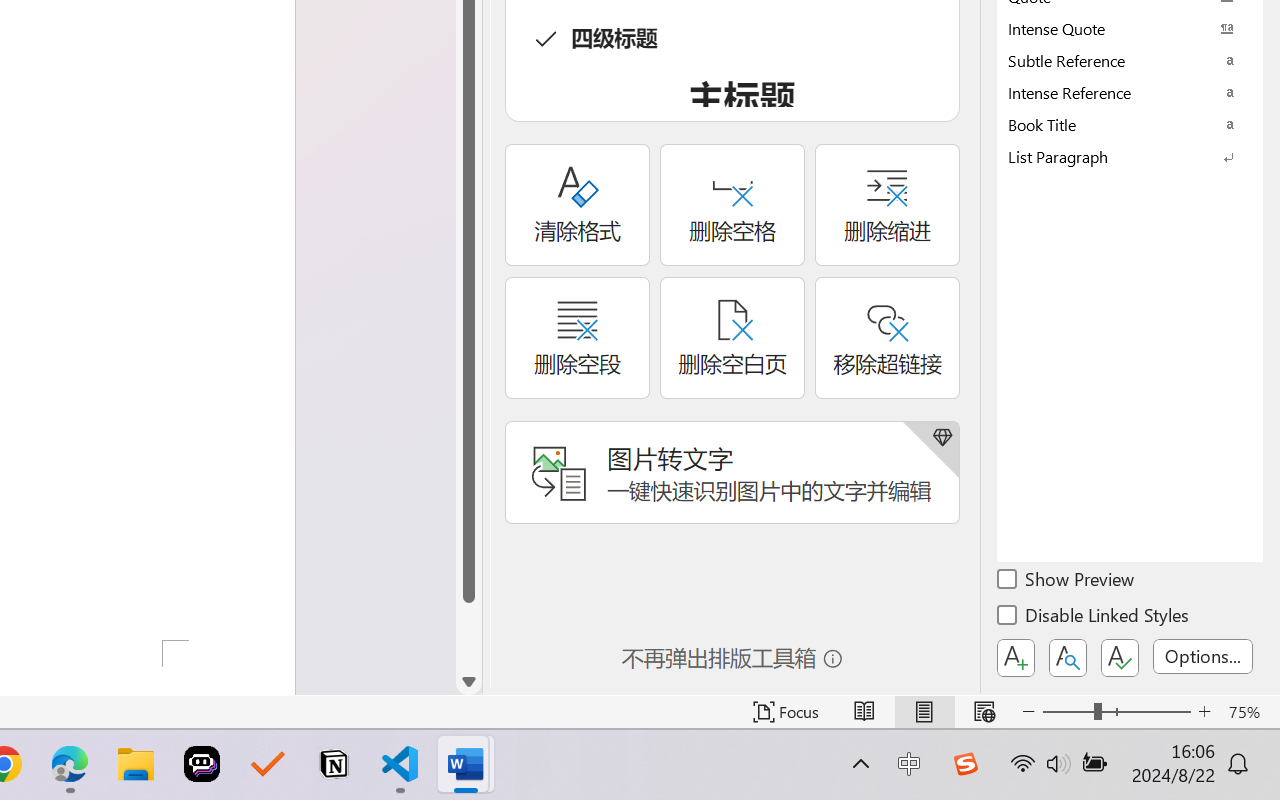  Describe the element at coordinates (1115, 711) in the screenshot. I see `'Zoom'` at that location.